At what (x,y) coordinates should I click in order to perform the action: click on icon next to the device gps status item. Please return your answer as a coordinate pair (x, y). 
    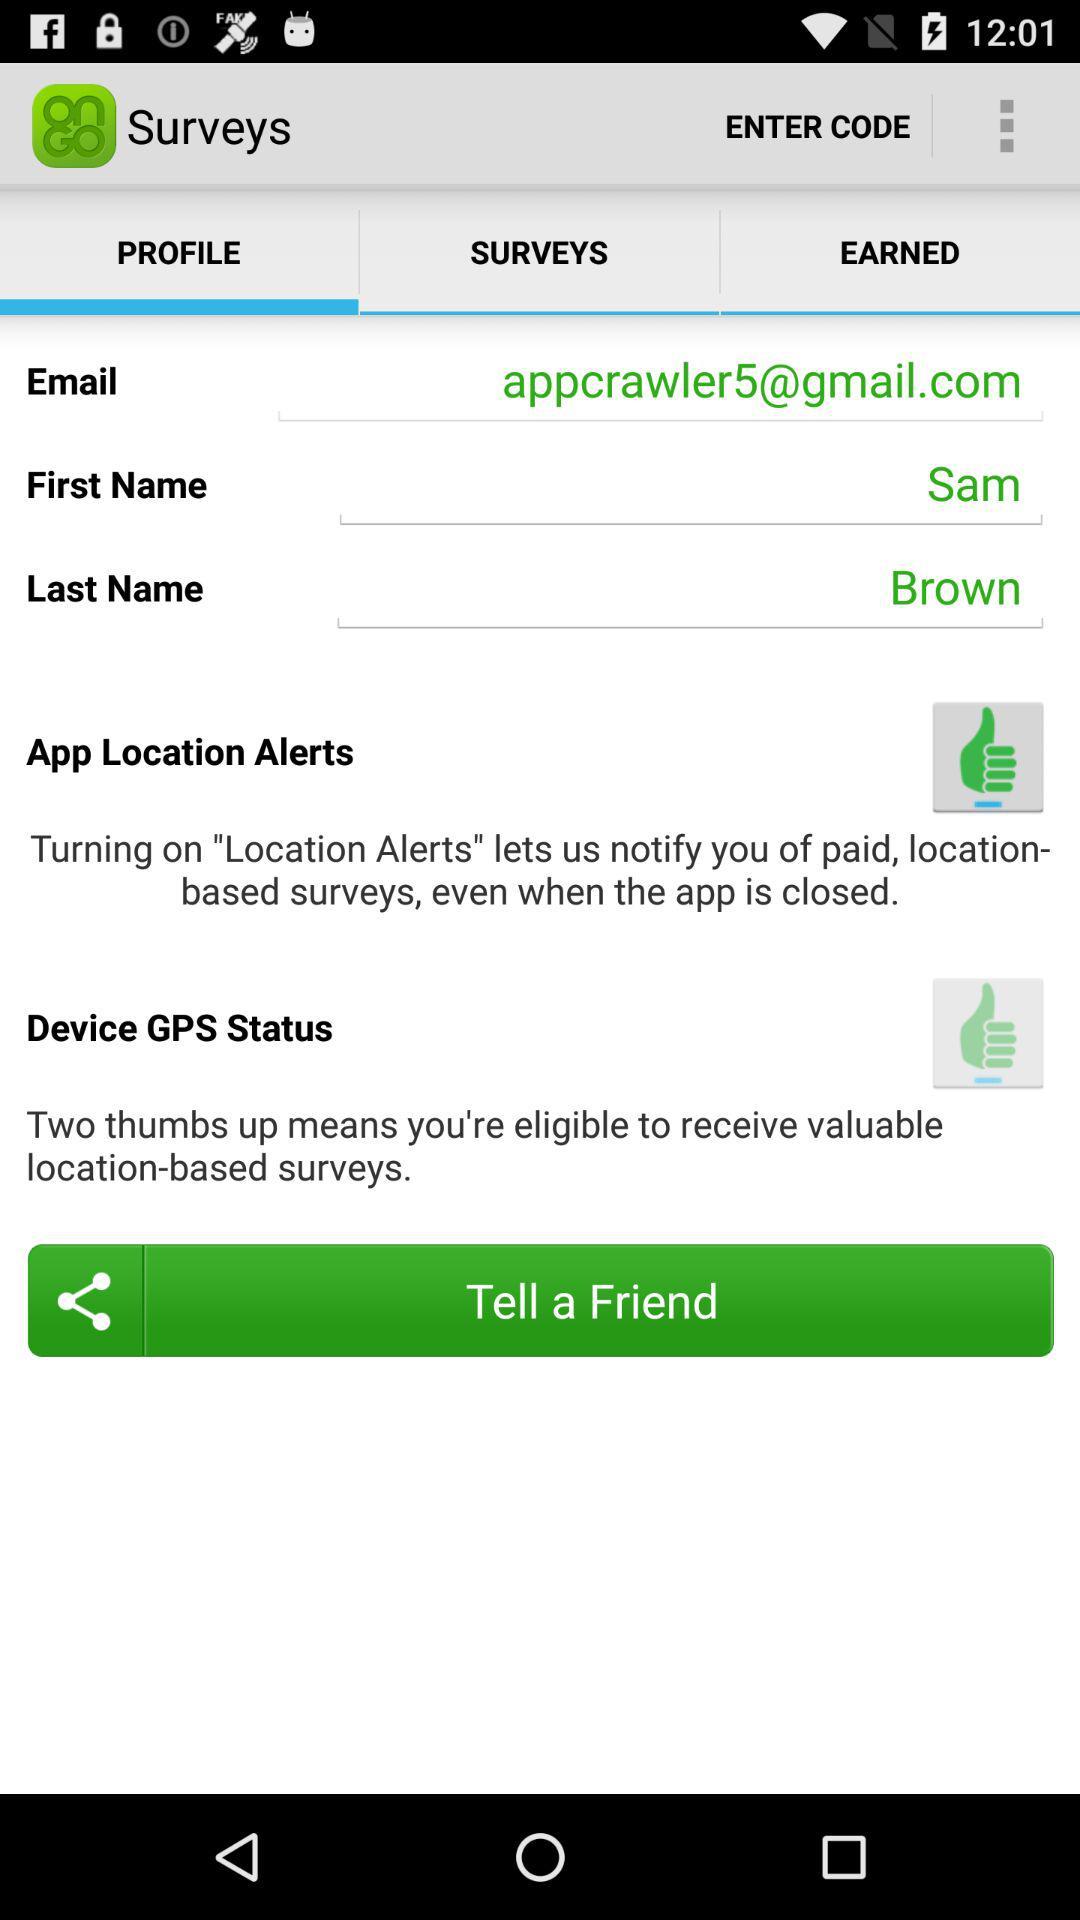
    Looking at the image, I should click on (987, 1033).